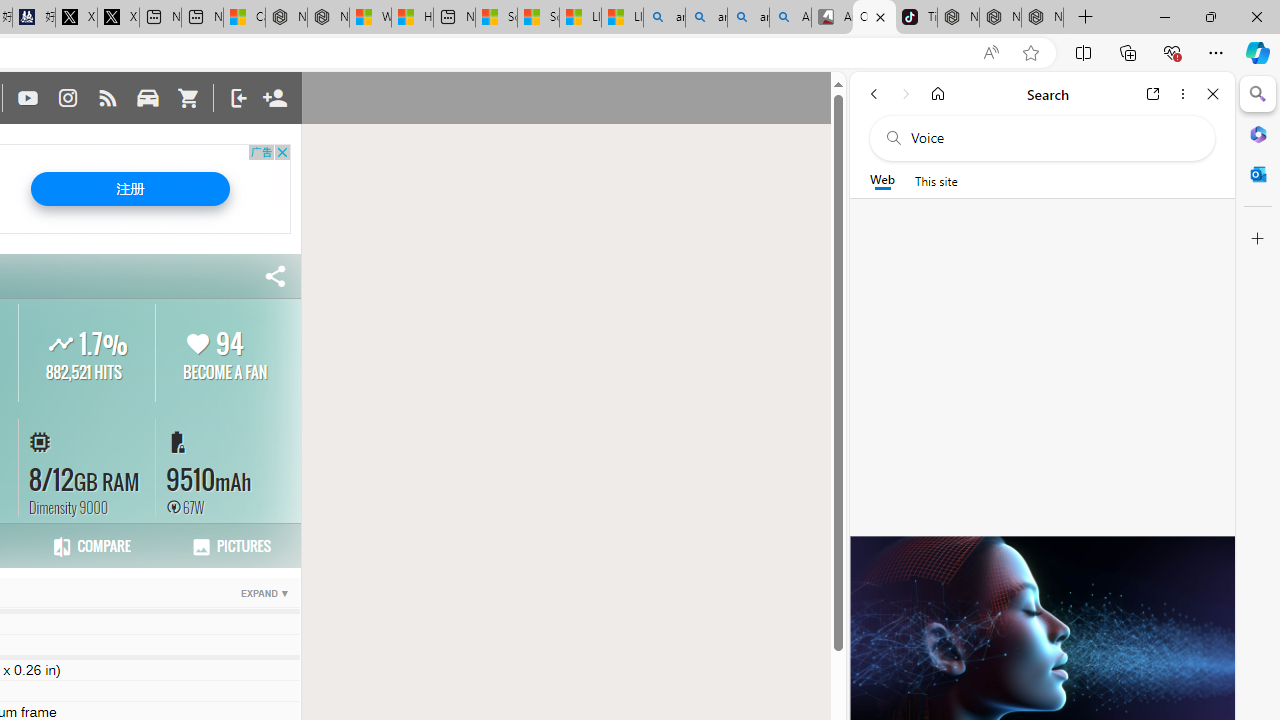  What do you see at coordinates (957, 17) in the screenshot?
I see `'Nordace - Best Sellers'` at bounding box center [957, 17].